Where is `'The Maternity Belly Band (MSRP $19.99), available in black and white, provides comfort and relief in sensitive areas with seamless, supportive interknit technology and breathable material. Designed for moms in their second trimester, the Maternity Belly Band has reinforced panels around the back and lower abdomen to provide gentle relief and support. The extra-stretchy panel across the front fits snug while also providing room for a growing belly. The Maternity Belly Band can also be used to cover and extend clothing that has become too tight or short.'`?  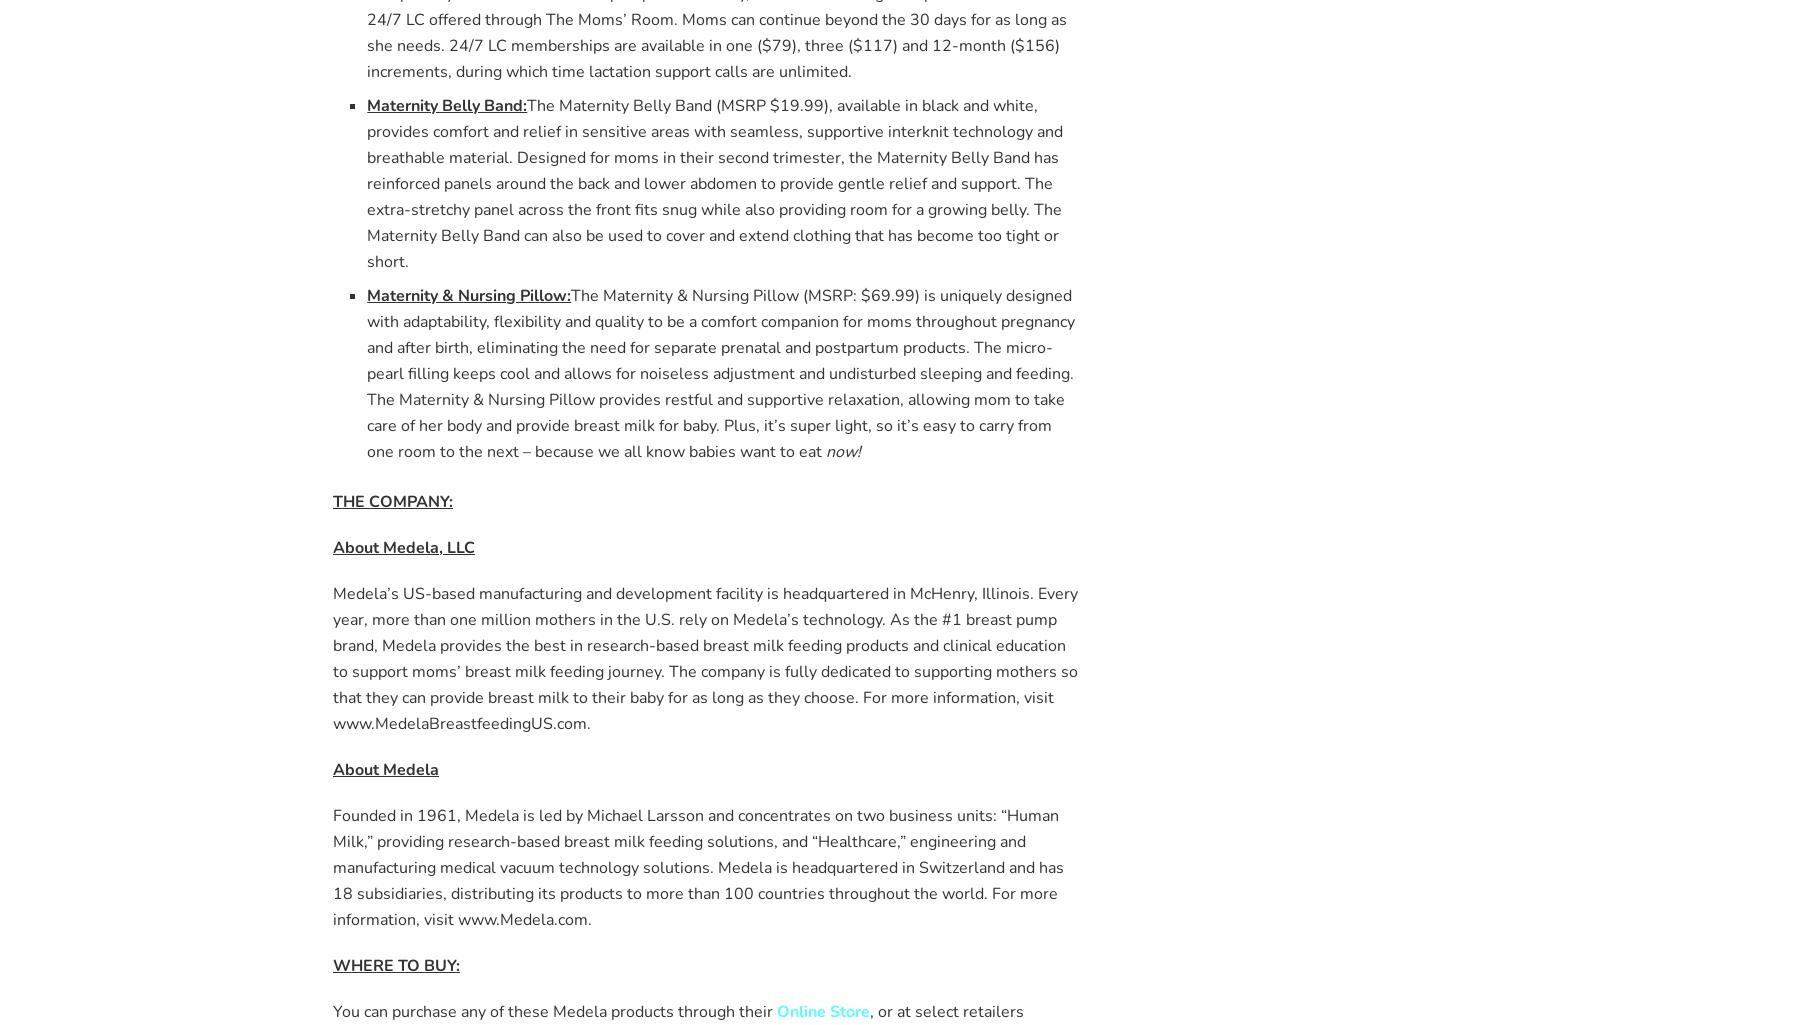 'The Maternity Belly Band (MSRP $19.99), available in black and white, provides comfort and relief in sensitive areas with seamless, supportive interknit technology and breathable material. Designed for moms in their second trimester, the Maternity Belly Band has reinforced panels around the back and lower abdomen to provide gentle relief and support. The extra-stretchy panel across the front fits snug while also providing room for a growing belly. The Maternity Belly Band can also be used to cover and extend clothing that has become too tight or short.' is located at coordinates (714, 181).